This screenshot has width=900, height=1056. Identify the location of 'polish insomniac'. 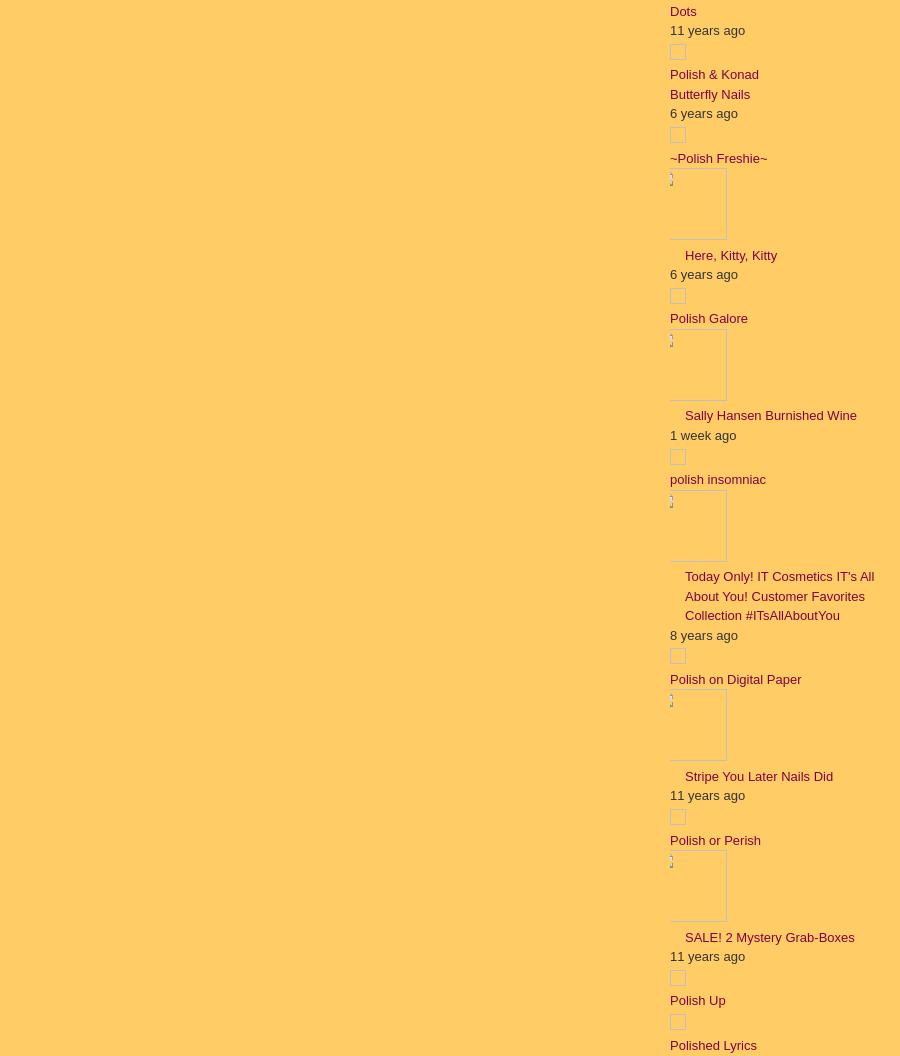
(717, 478).